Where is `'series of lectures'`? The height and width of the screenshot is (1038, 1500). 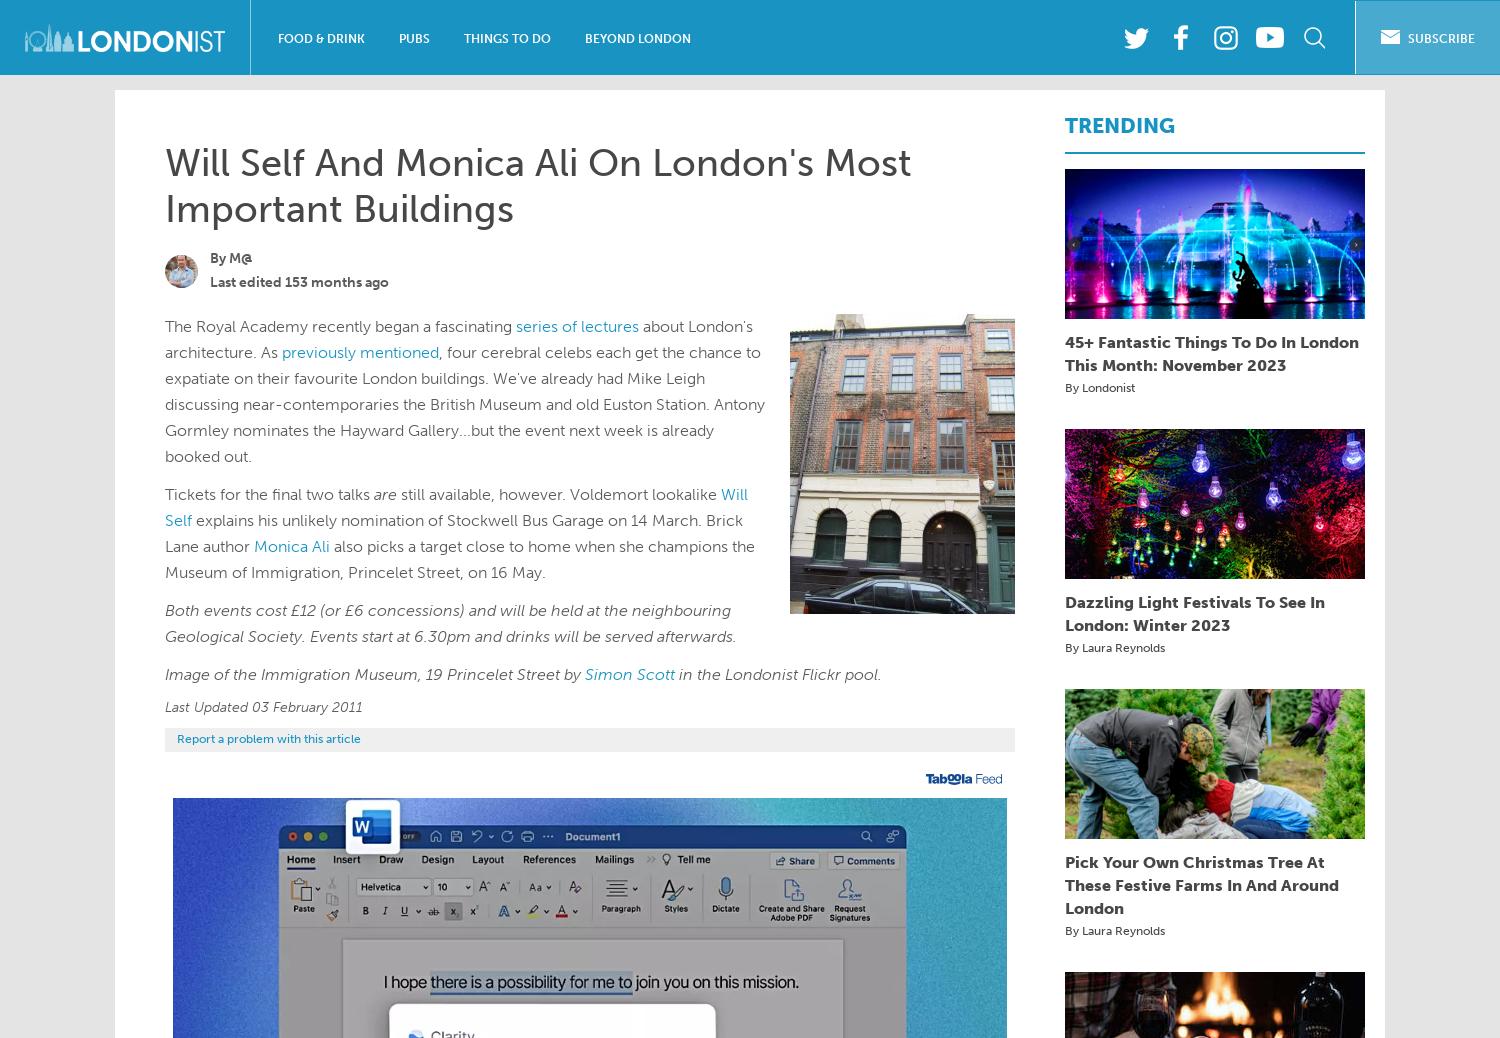 'series of lectures' is located at coordinates (576, 326).